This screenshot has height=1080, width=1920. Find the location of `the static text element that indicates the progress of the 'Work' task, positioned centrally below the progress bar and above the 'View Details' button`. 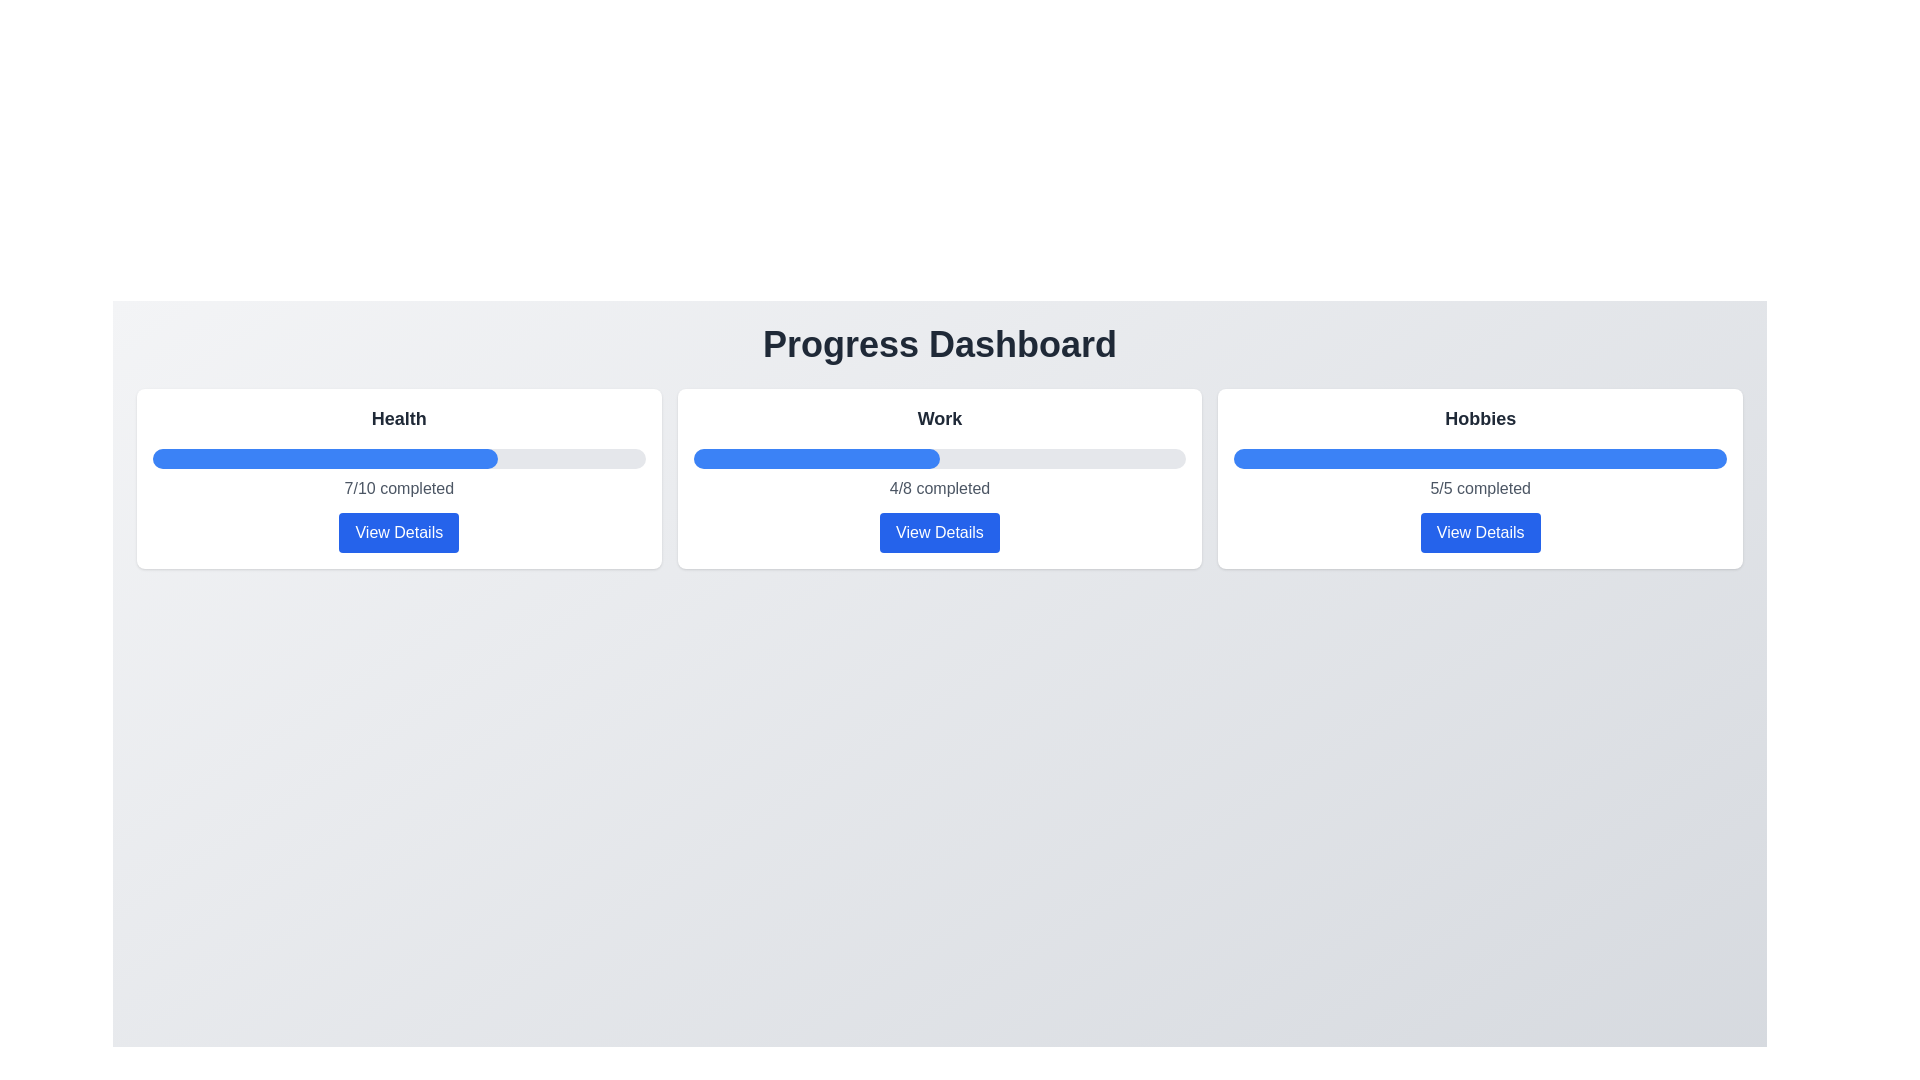

the static text element that indicates the progress of the 'Work' task, positioned centrally below the progress bar and above the 'View Details' button is located at coordinates (939, 489).